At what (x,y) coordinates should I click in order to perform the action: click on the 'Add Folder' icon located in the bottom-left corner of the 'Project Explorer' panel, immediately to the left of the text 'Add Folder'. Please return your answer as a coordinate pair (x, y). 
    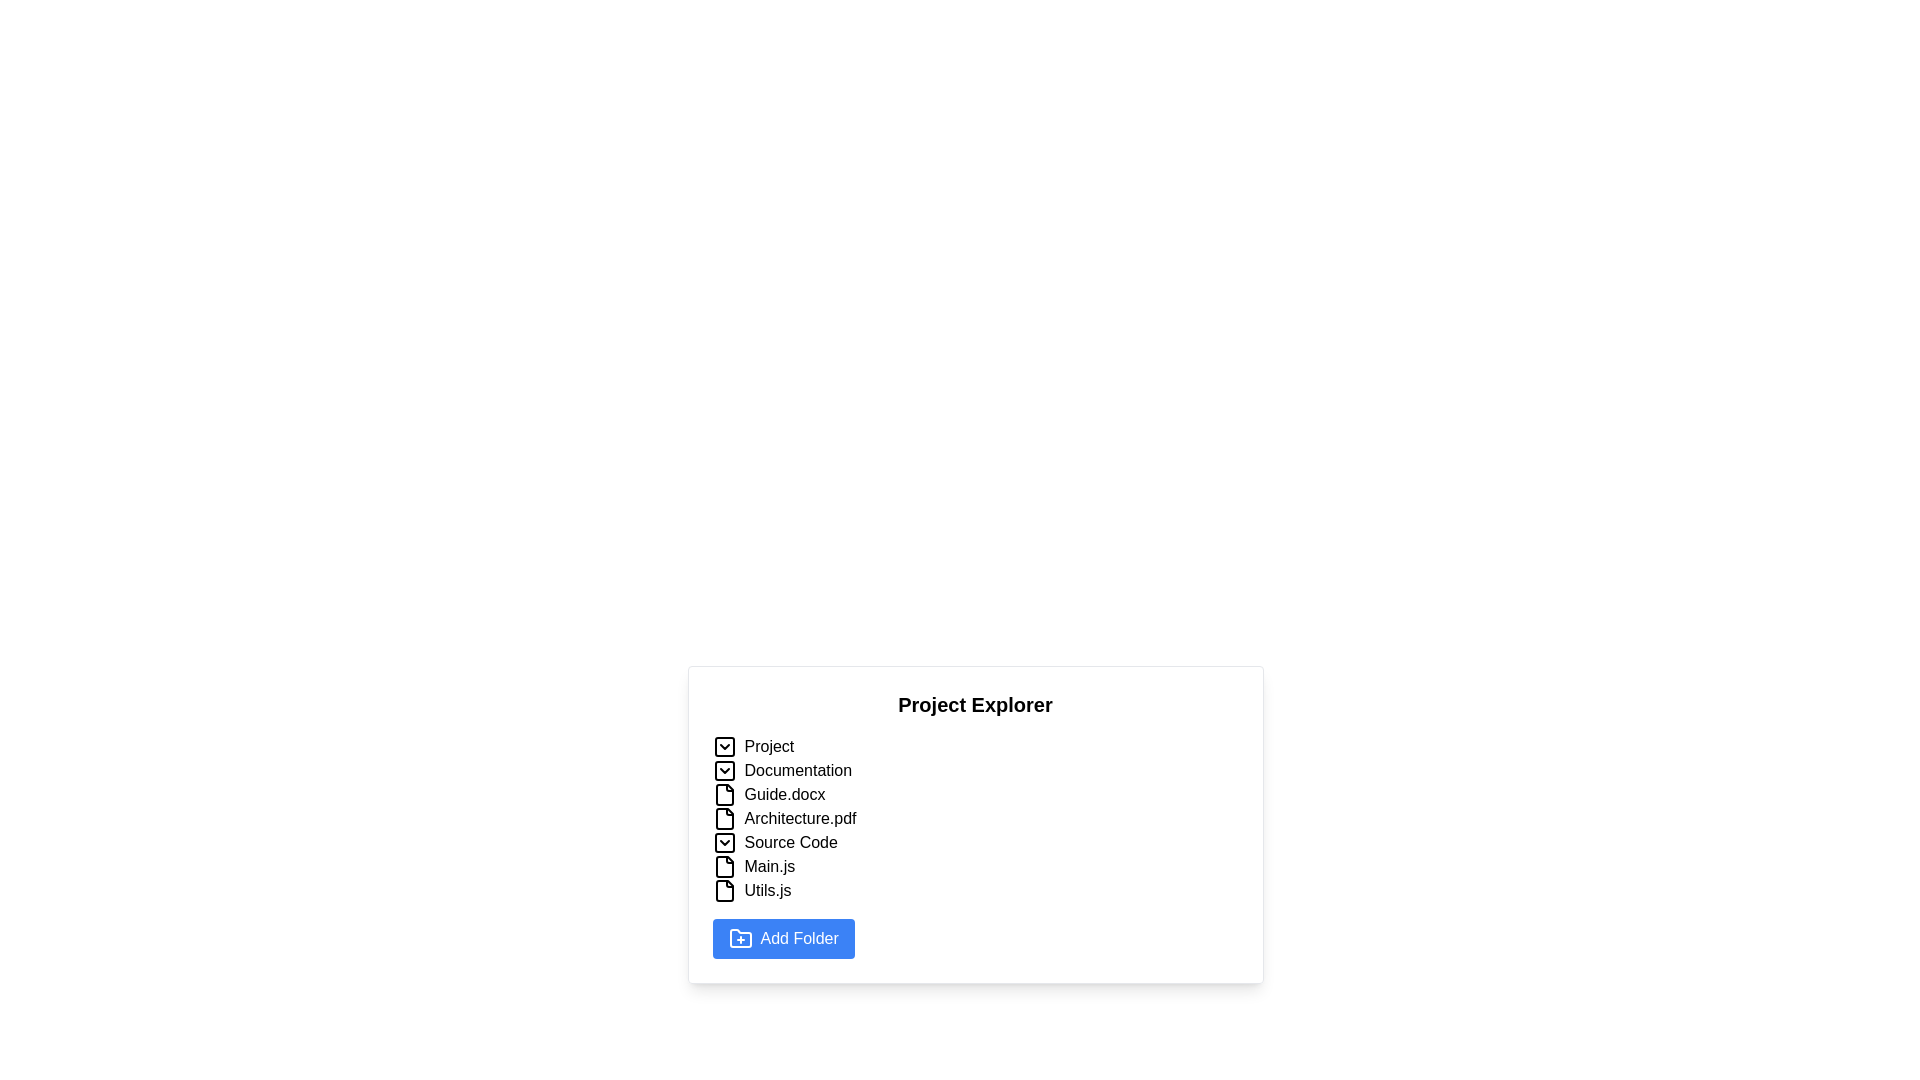
    Looking at the image, I should click on (739, 938).